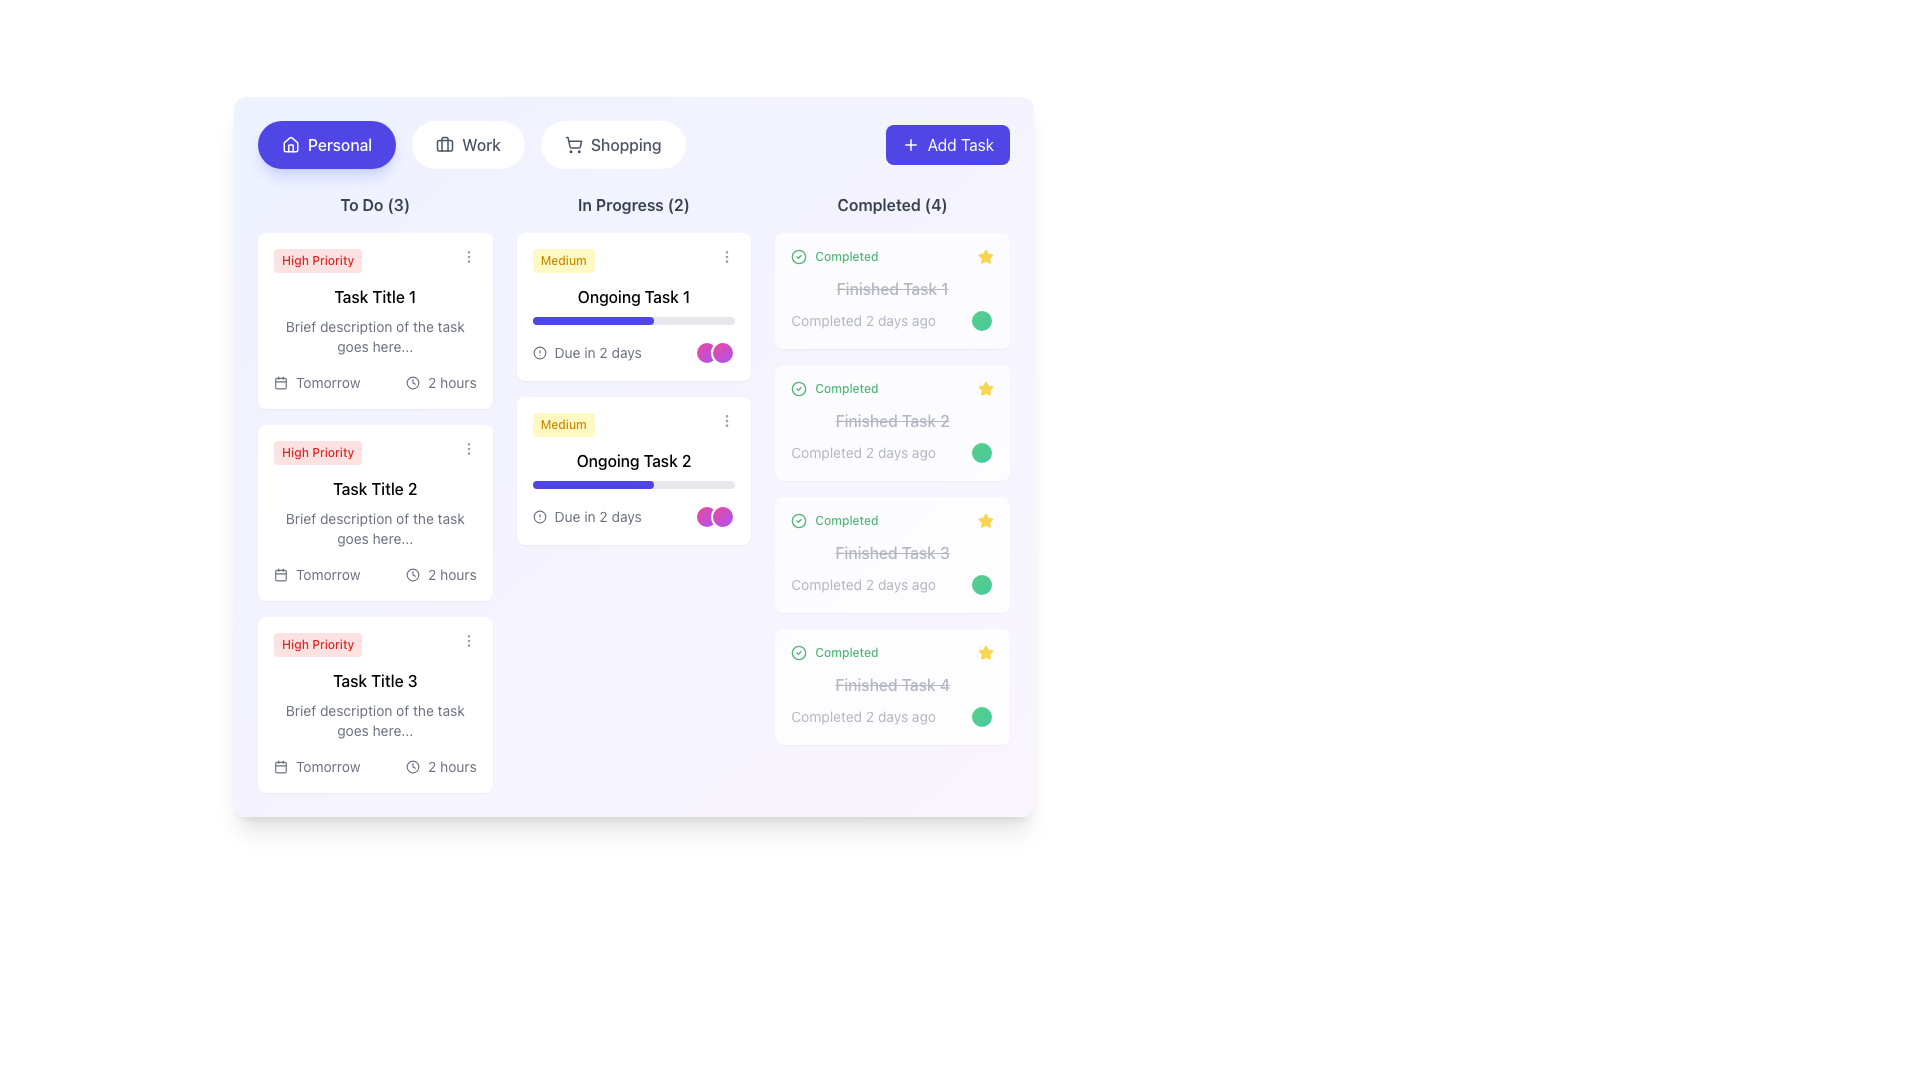 The width and height of the screenshot is (1920, 1080). I want to click on the content of the 'Medium' priority level text label located in the top-left corner of the 'In Progress' card for 'Ongoing Task 2', so click(562, 423).